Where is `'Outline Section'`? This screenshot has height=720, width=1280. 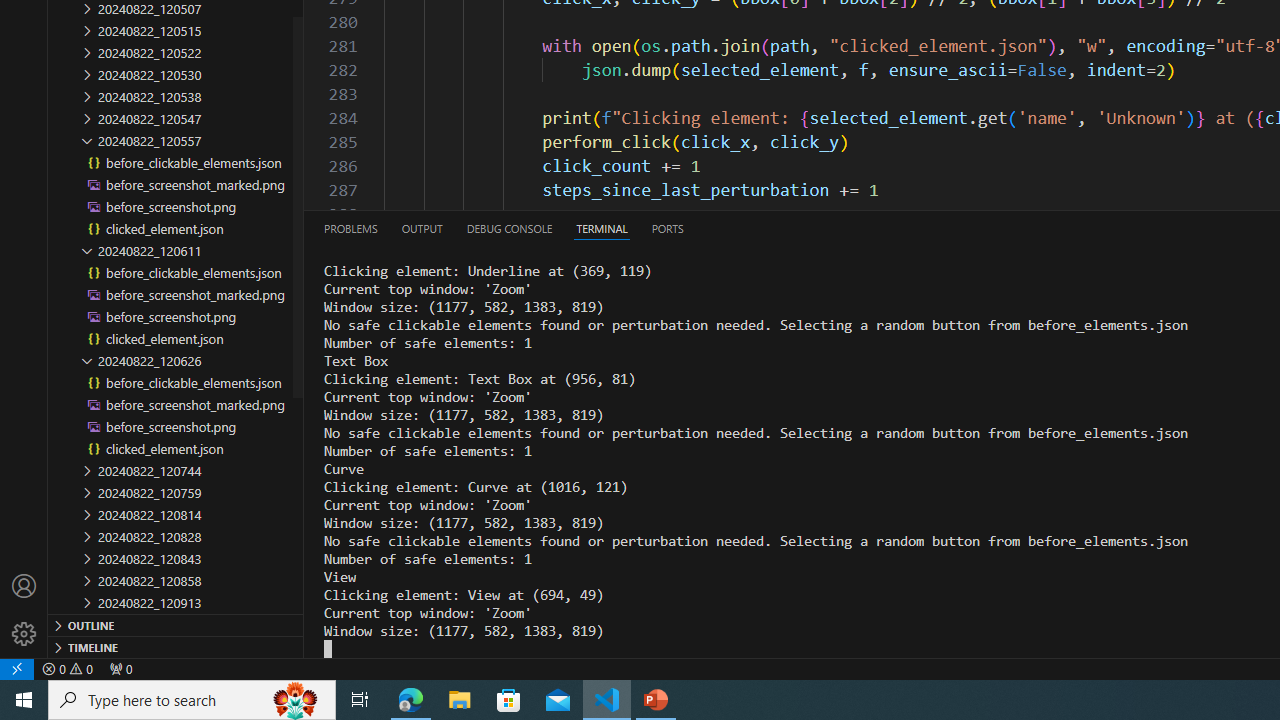
'Outline Section' is located at coordinates (176, 623).